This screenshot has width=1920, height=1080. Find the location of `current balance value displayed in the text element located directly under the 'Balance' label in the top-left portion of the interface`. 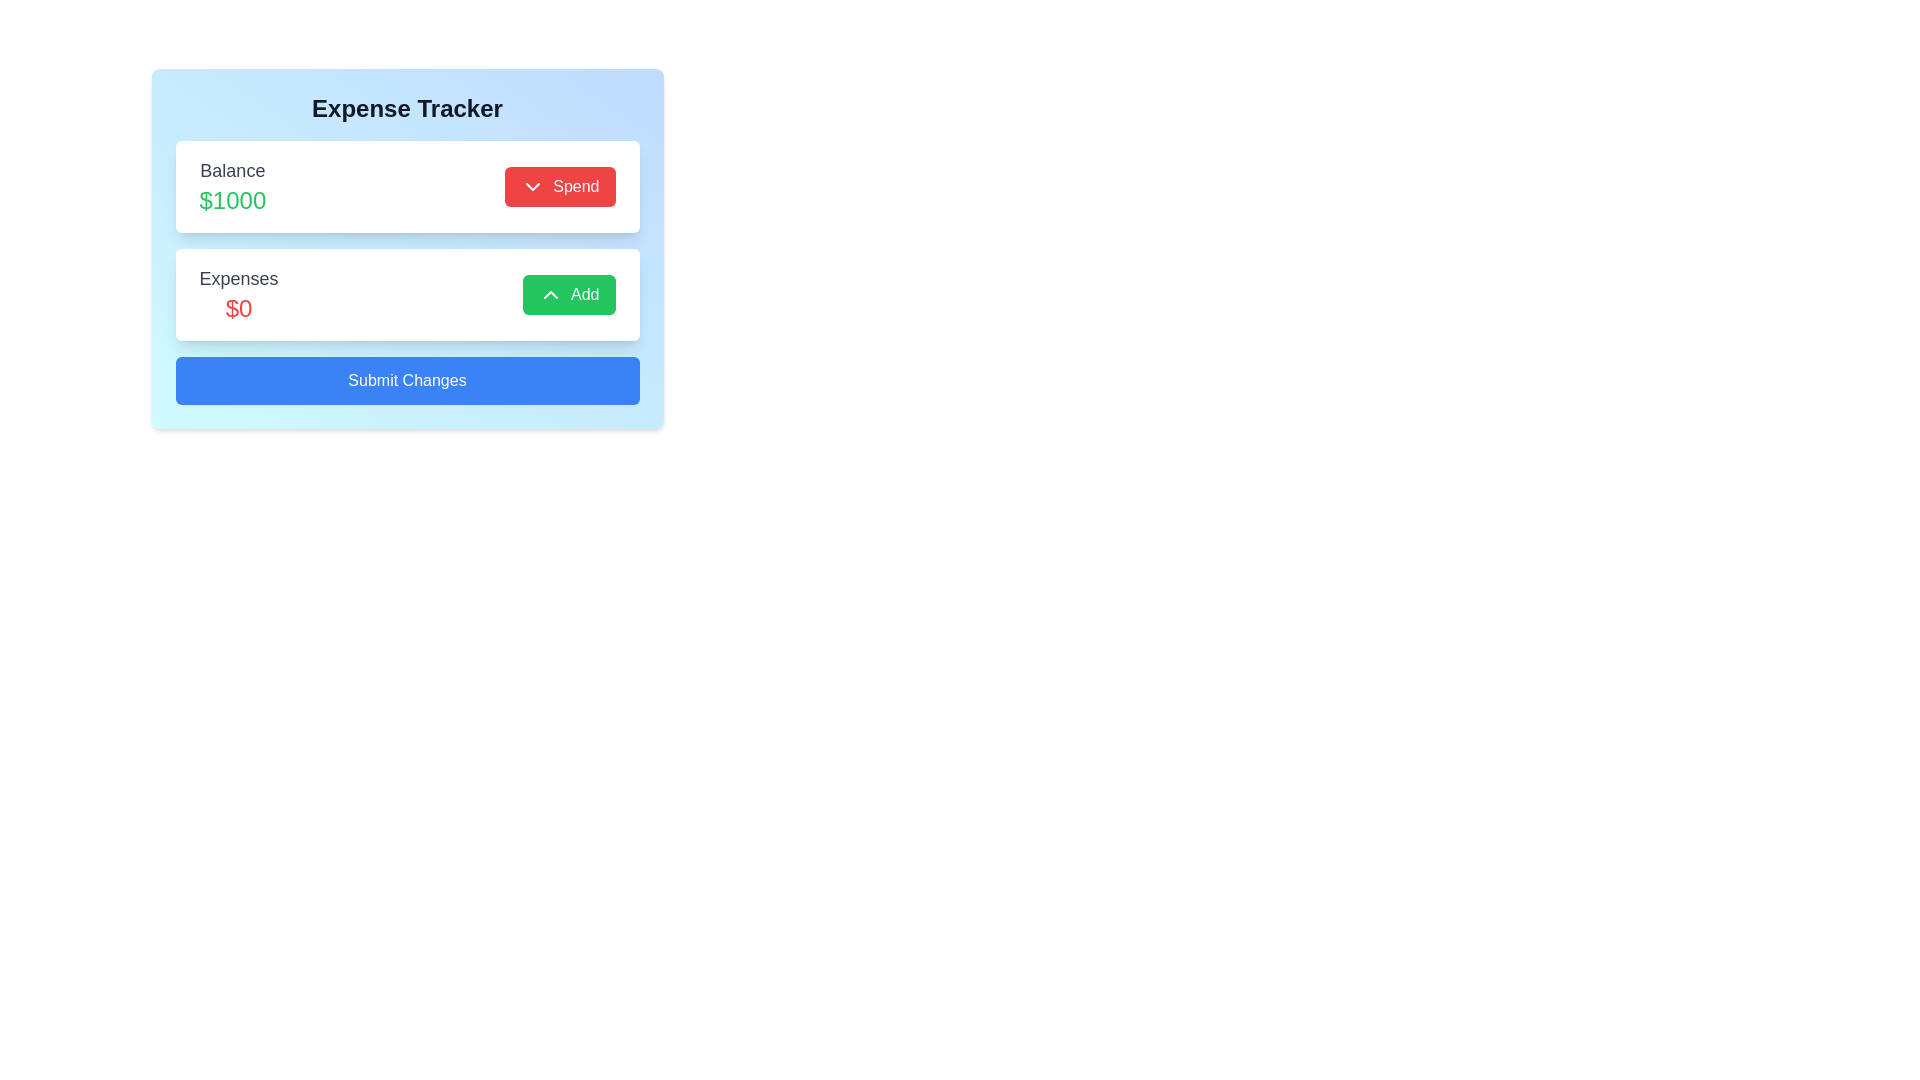

current balance value displayed in the text element located directly under the 'Balance' label in the top-left portion of the interface is located at coordinates (232, 200).